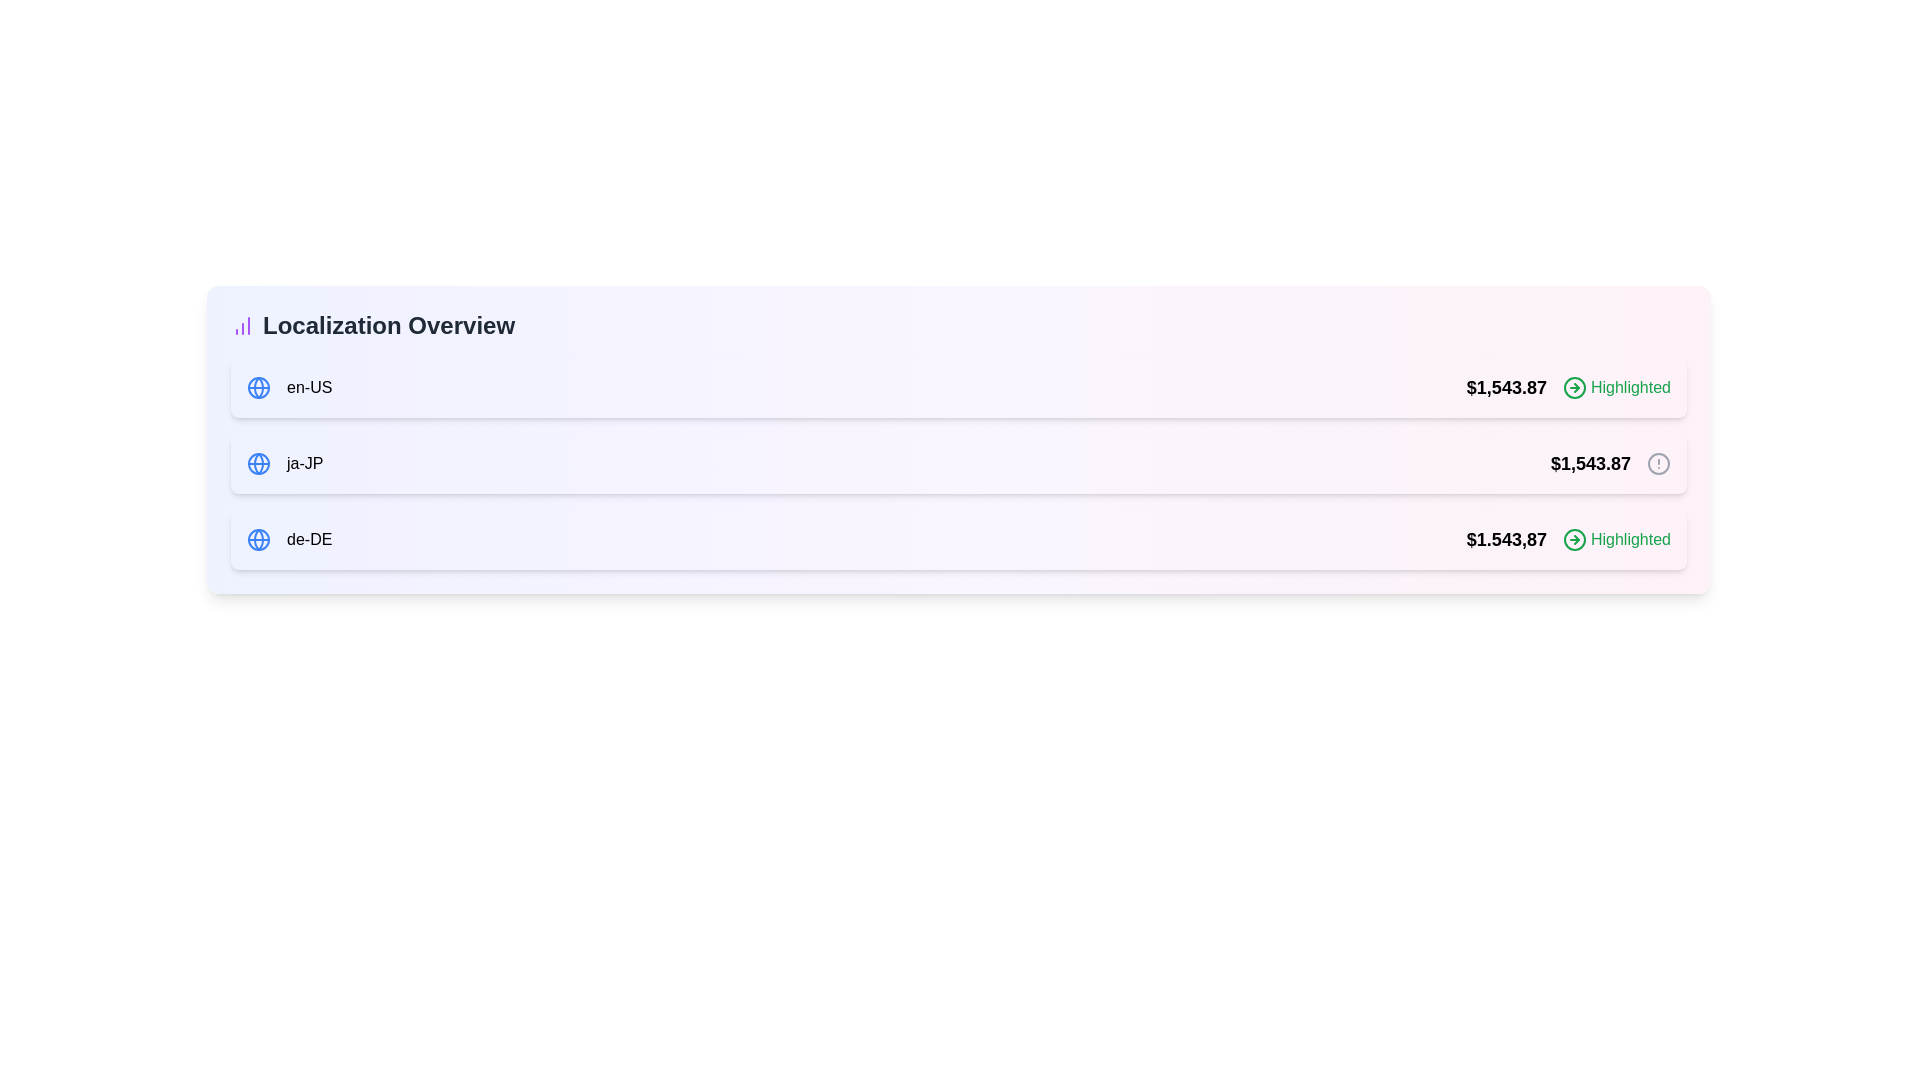  Describe the element at coordinates (1567, 388) in the screenshot. I see `labeled information from the element displaying the dollar amount '$1,543.87' and the label 'Highlighted' styled in green, located next to the 'en-US' entry in the topmost row of the localization information list` at that location.